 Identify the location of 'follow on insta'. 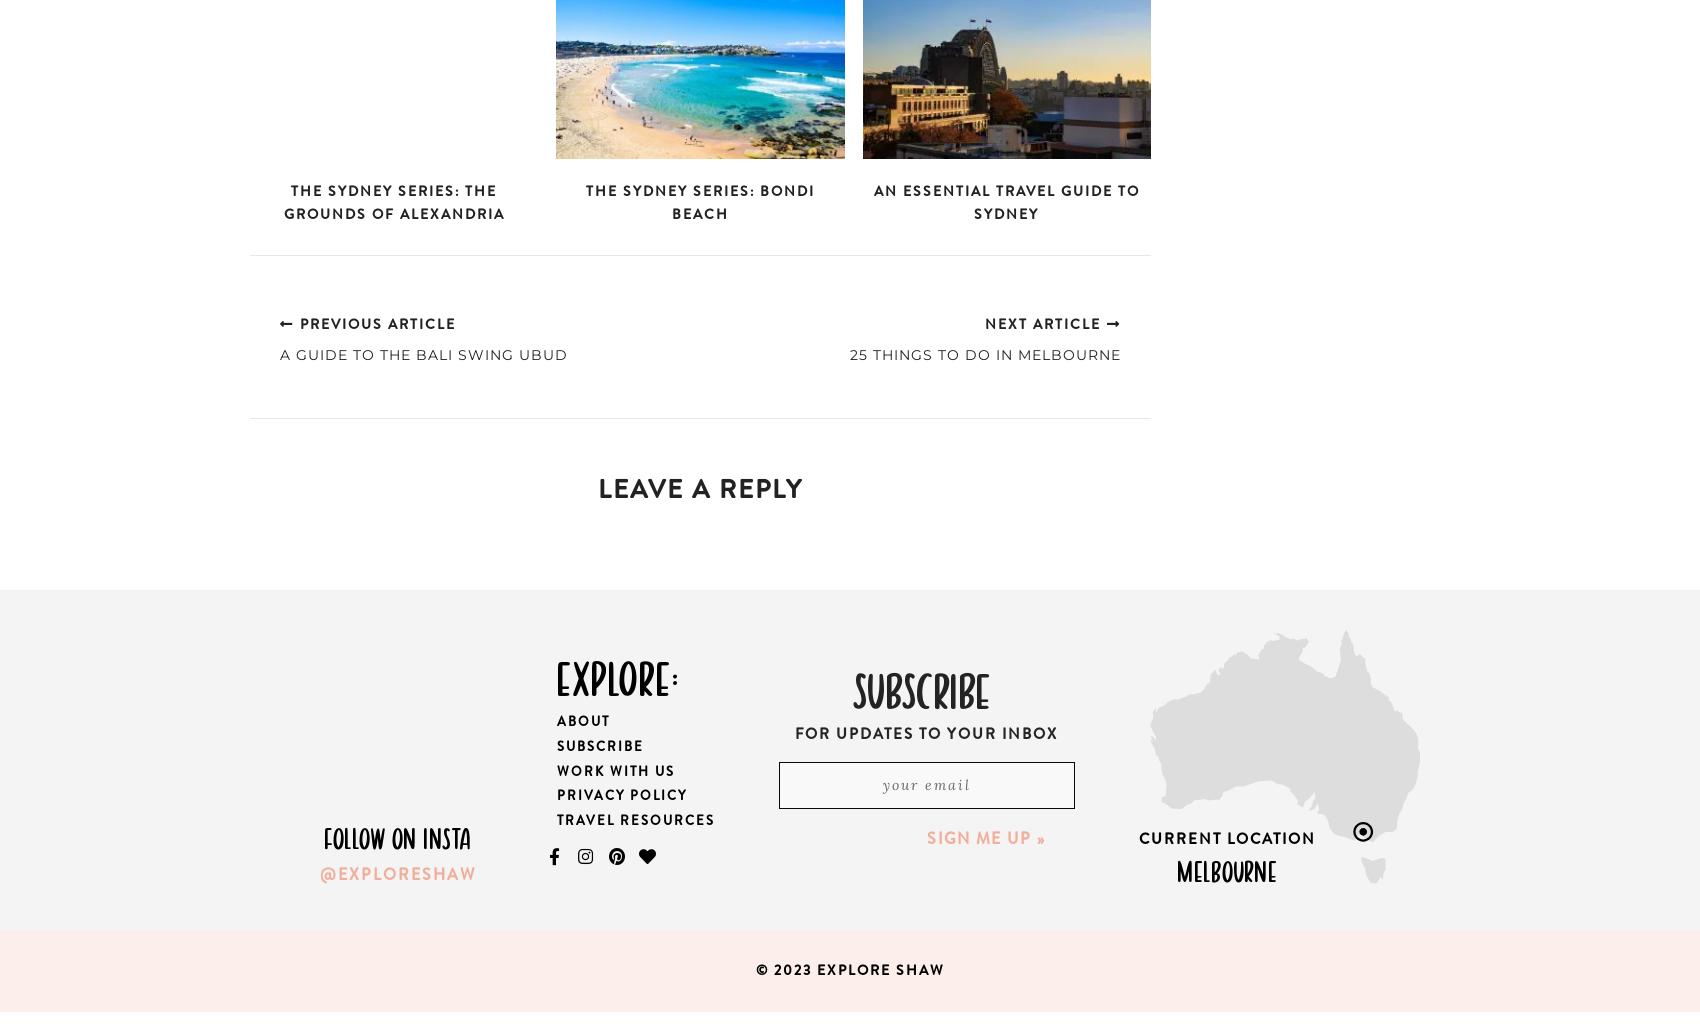
(396, 836).